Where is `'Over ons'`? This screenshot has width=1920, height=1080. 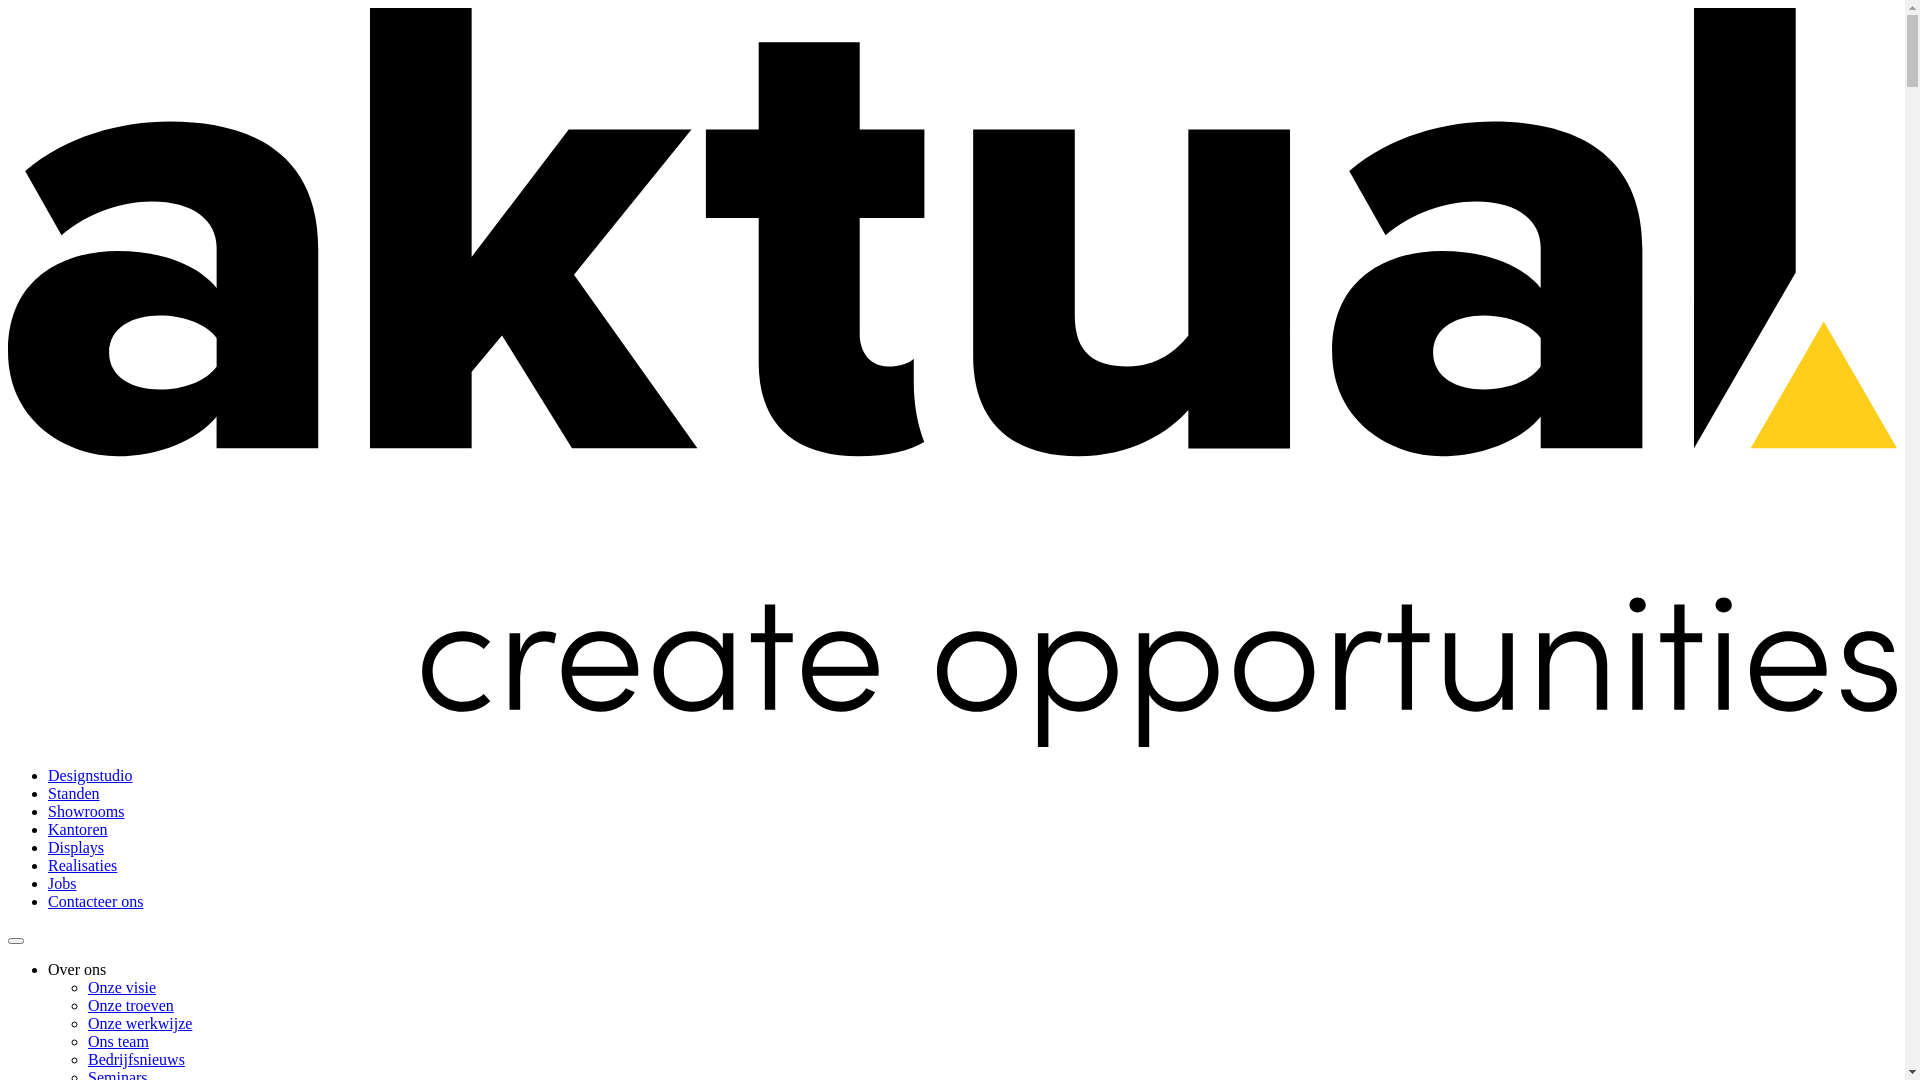
'Over ons' is located at coordinates (76, 968).